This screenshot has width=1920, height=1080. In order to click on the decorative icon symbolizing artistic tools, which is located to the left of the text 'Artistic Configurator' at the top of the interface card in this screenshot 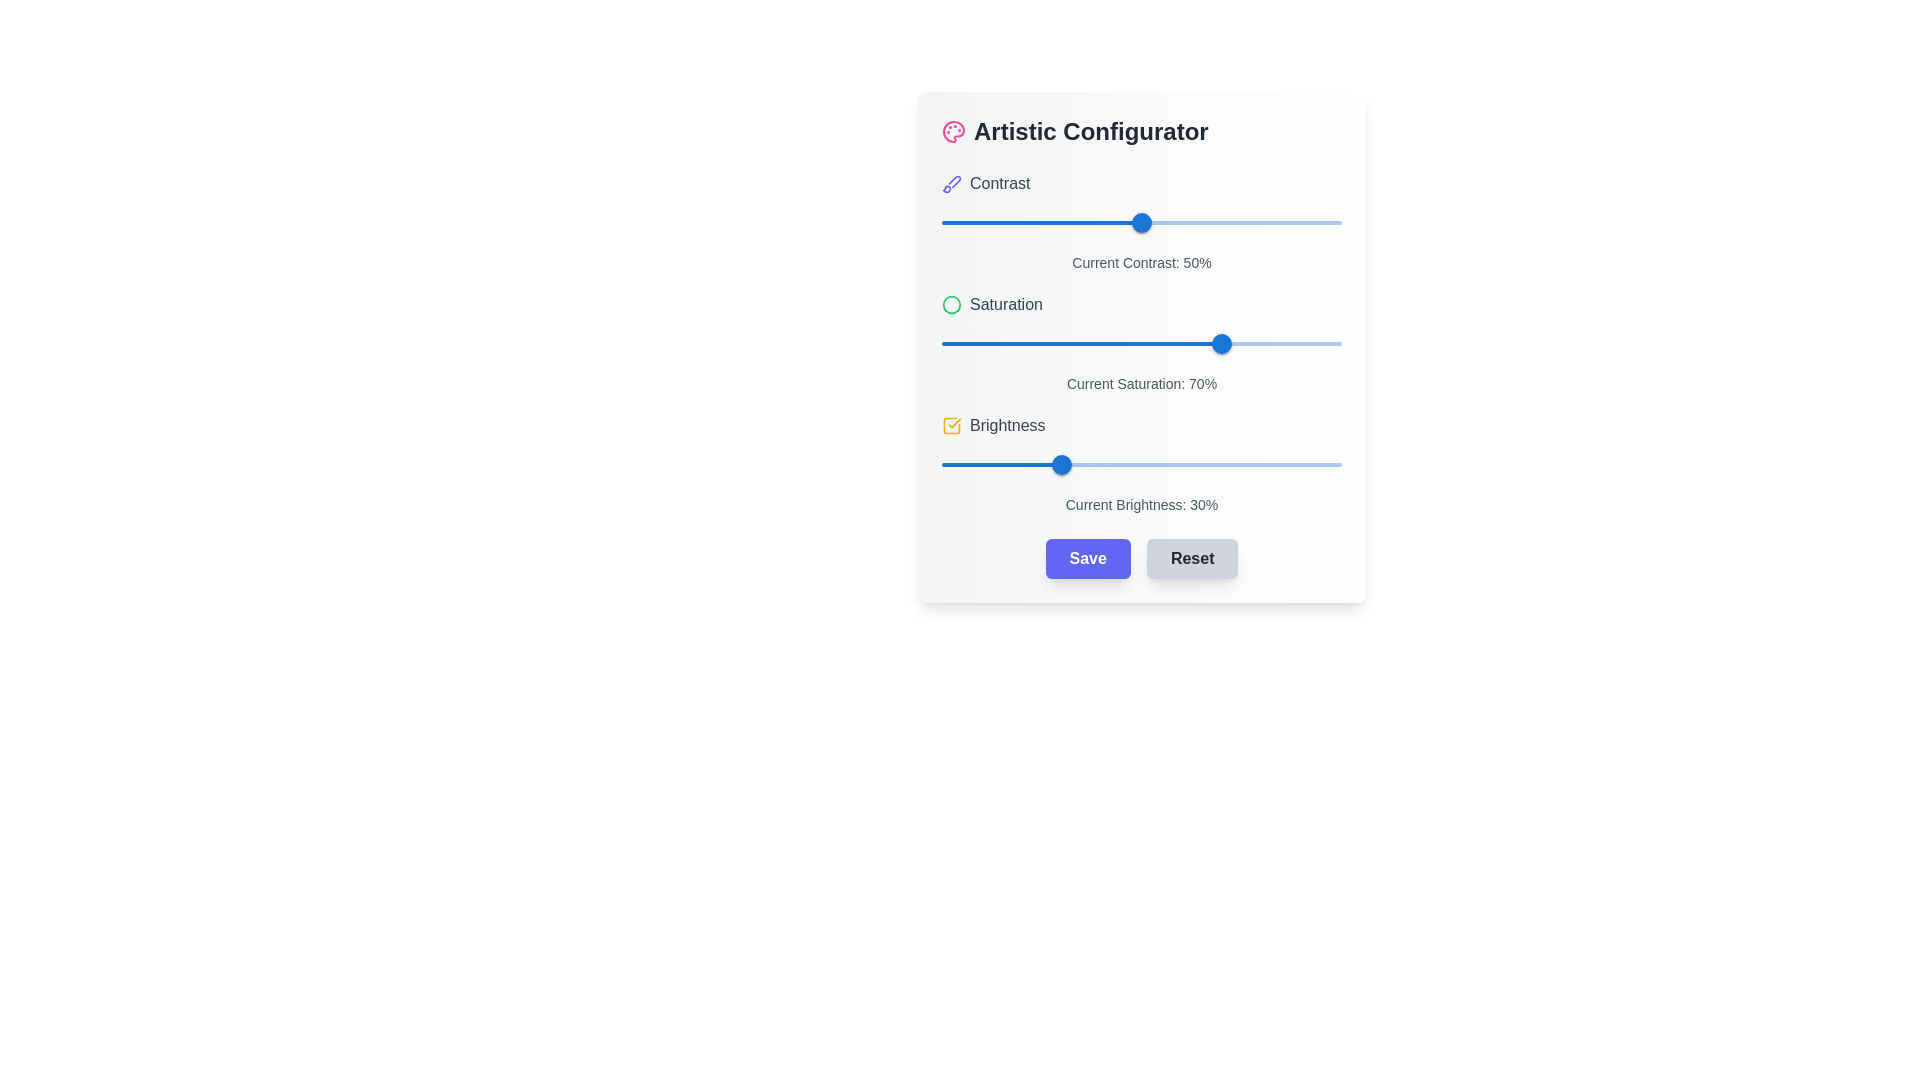, I will do `click(953, 131)`.